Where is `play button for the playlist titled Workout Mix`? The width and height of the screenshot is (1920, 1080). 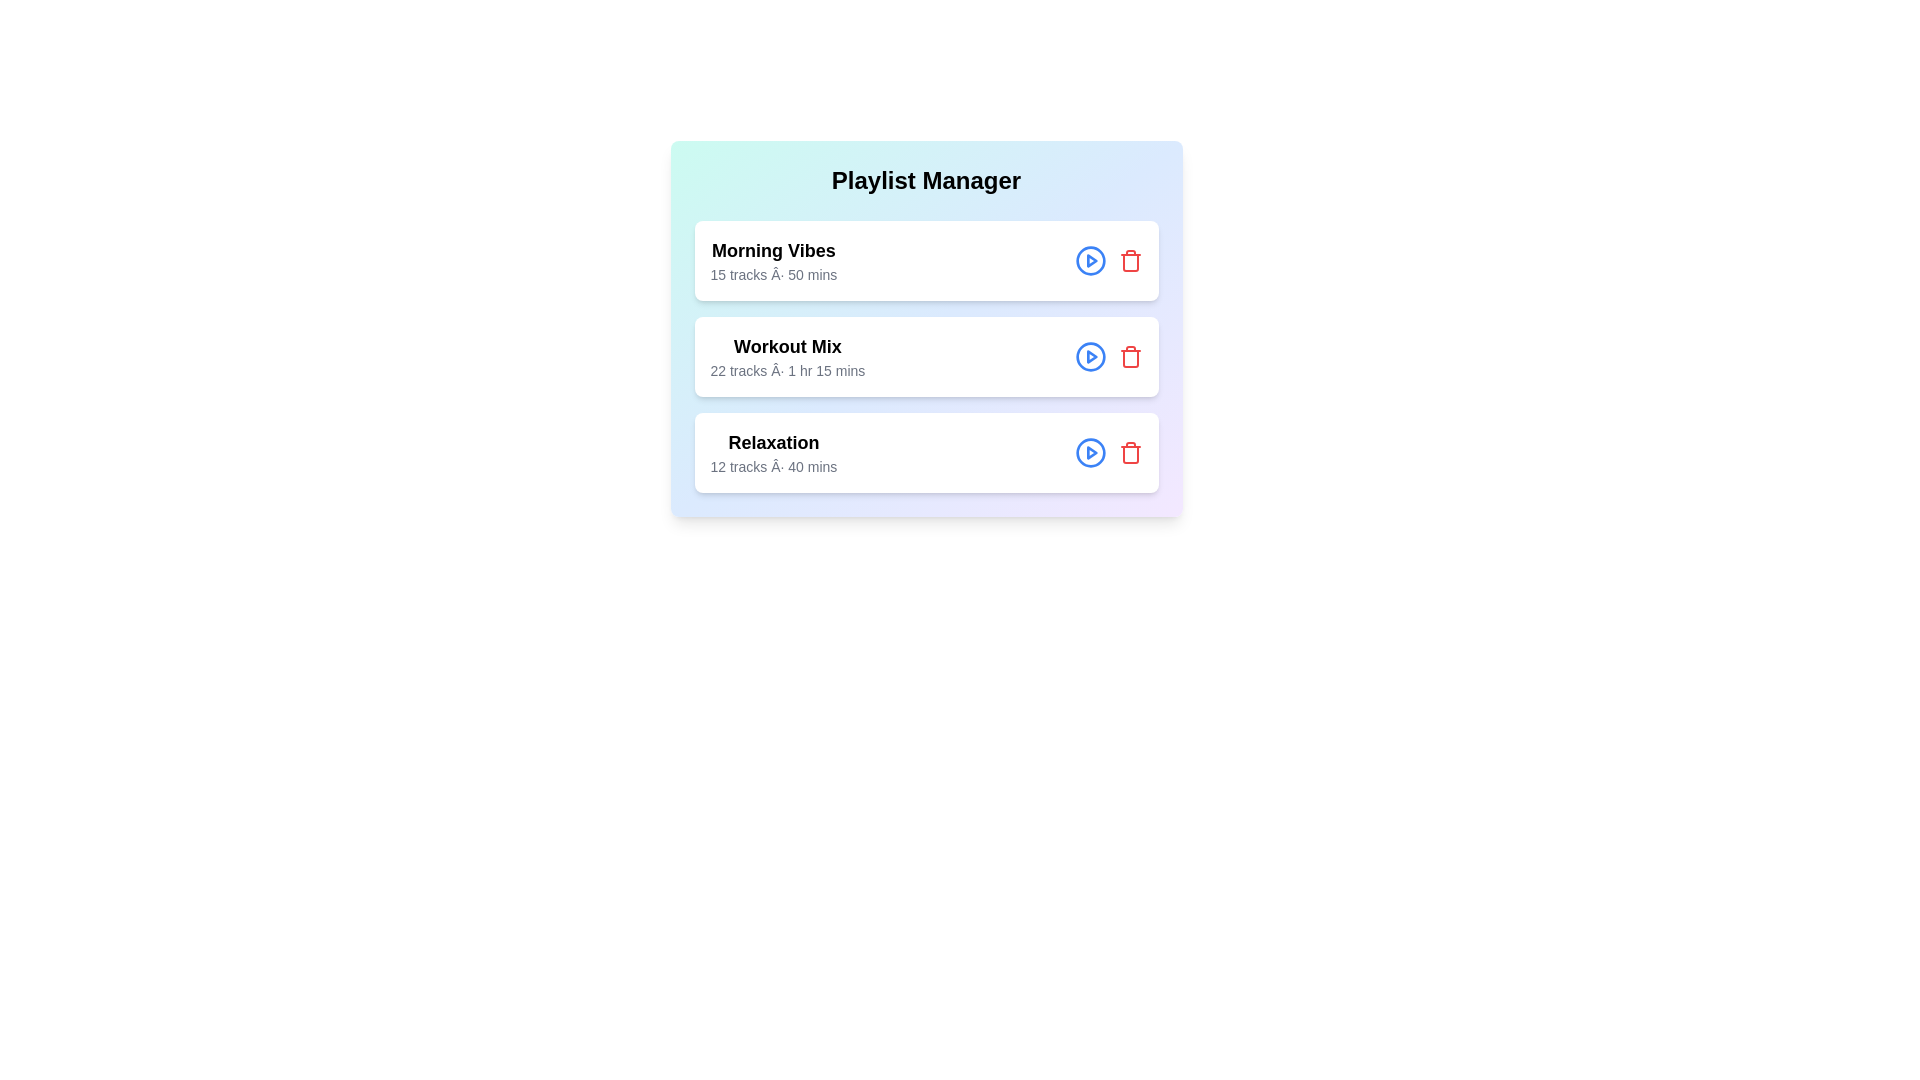 play button for the playlist titled Workout Mix is located at coordinates (1089, 356).